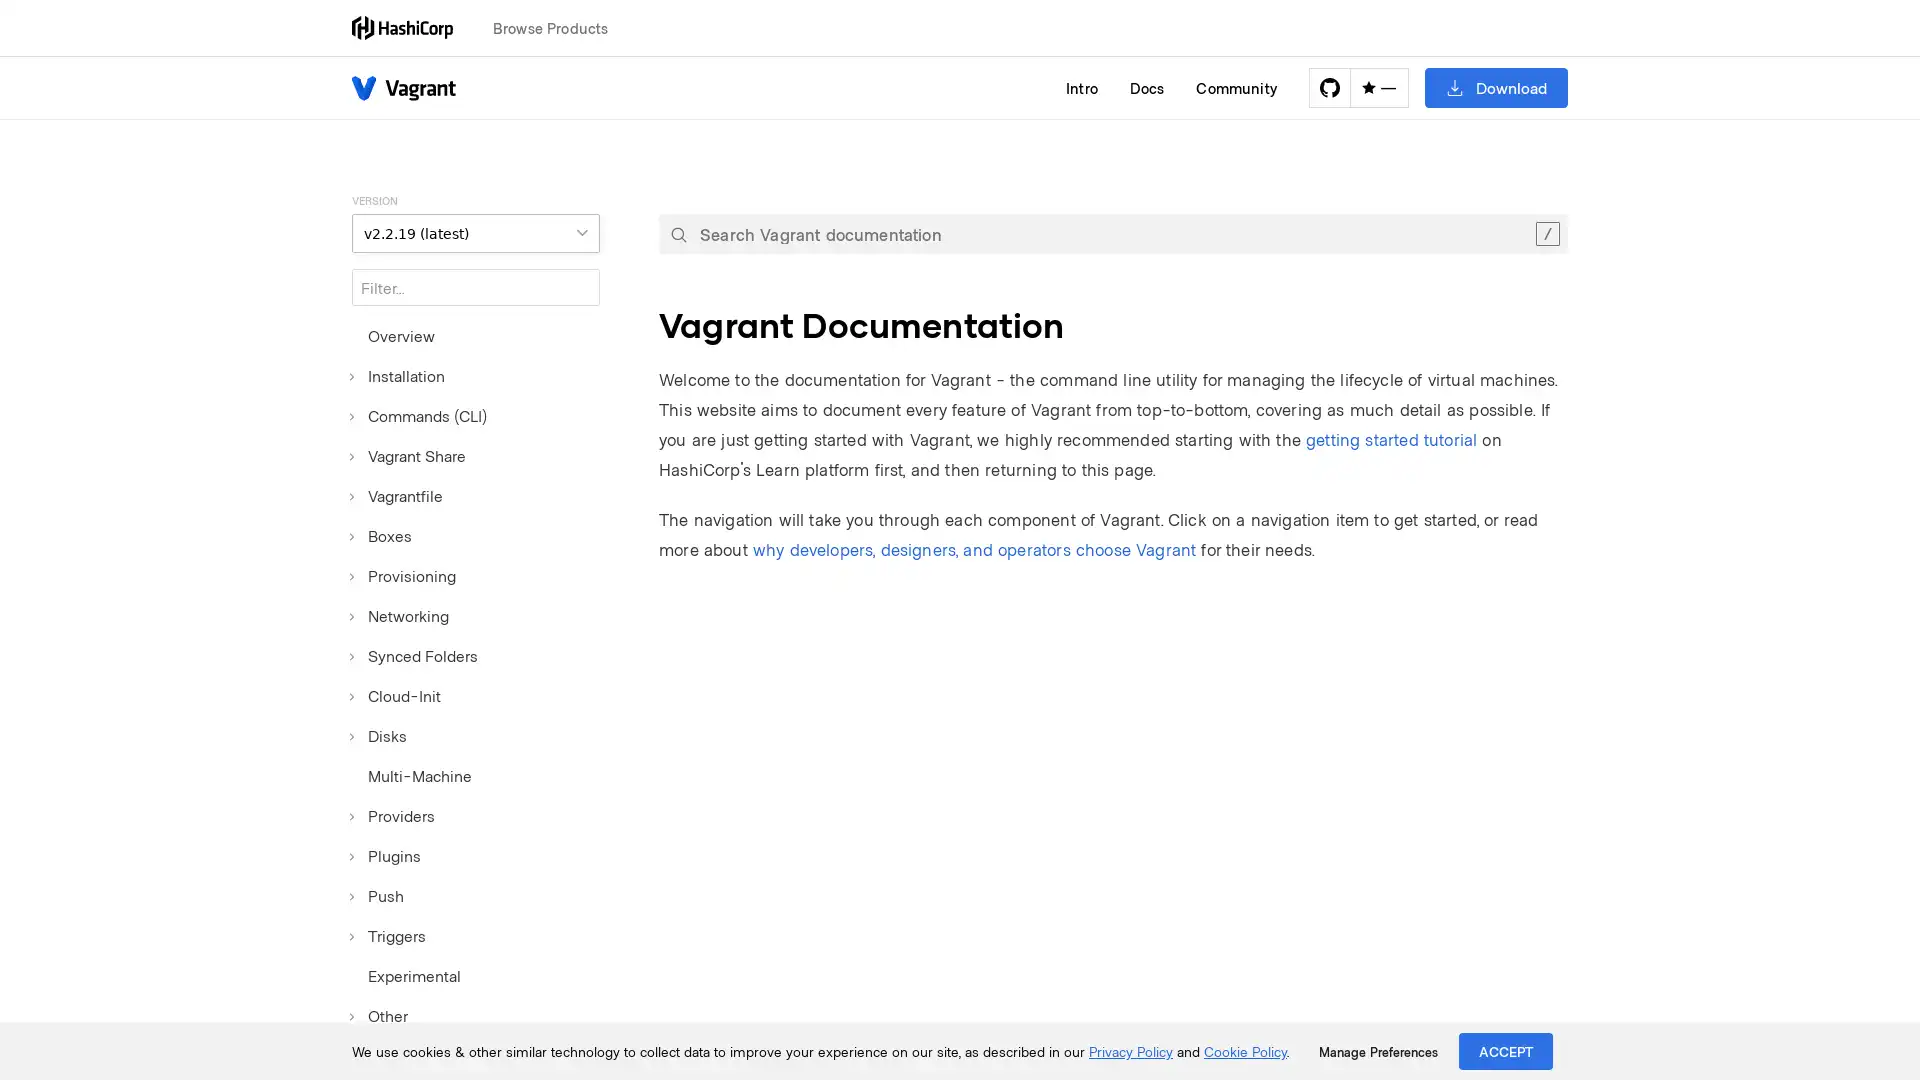 The height and width of the screenshot is (1080, 1920). Describe the element at coordinates (400, 615) in the screenshot. I see `Networking` at that location.